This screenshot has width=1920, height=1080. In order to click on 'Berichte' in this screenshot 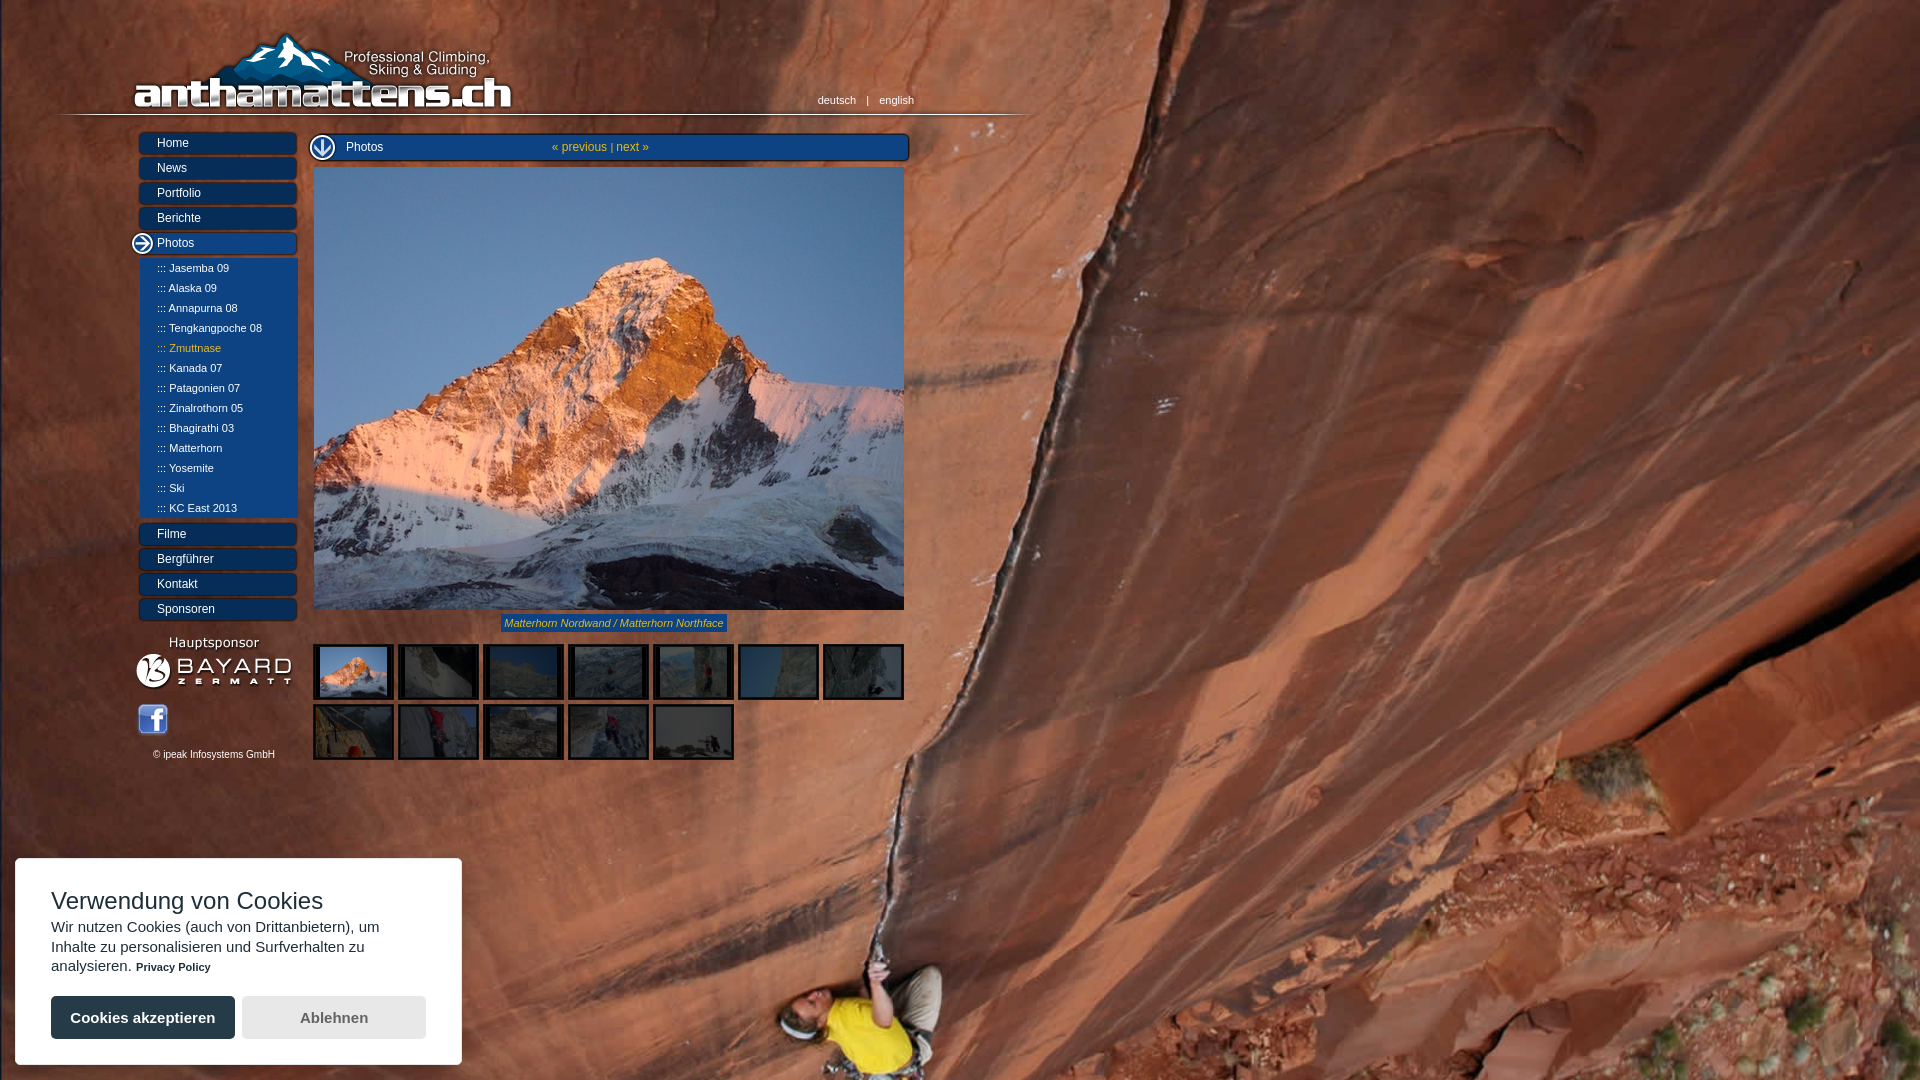, I will do `click(214, 218)`.